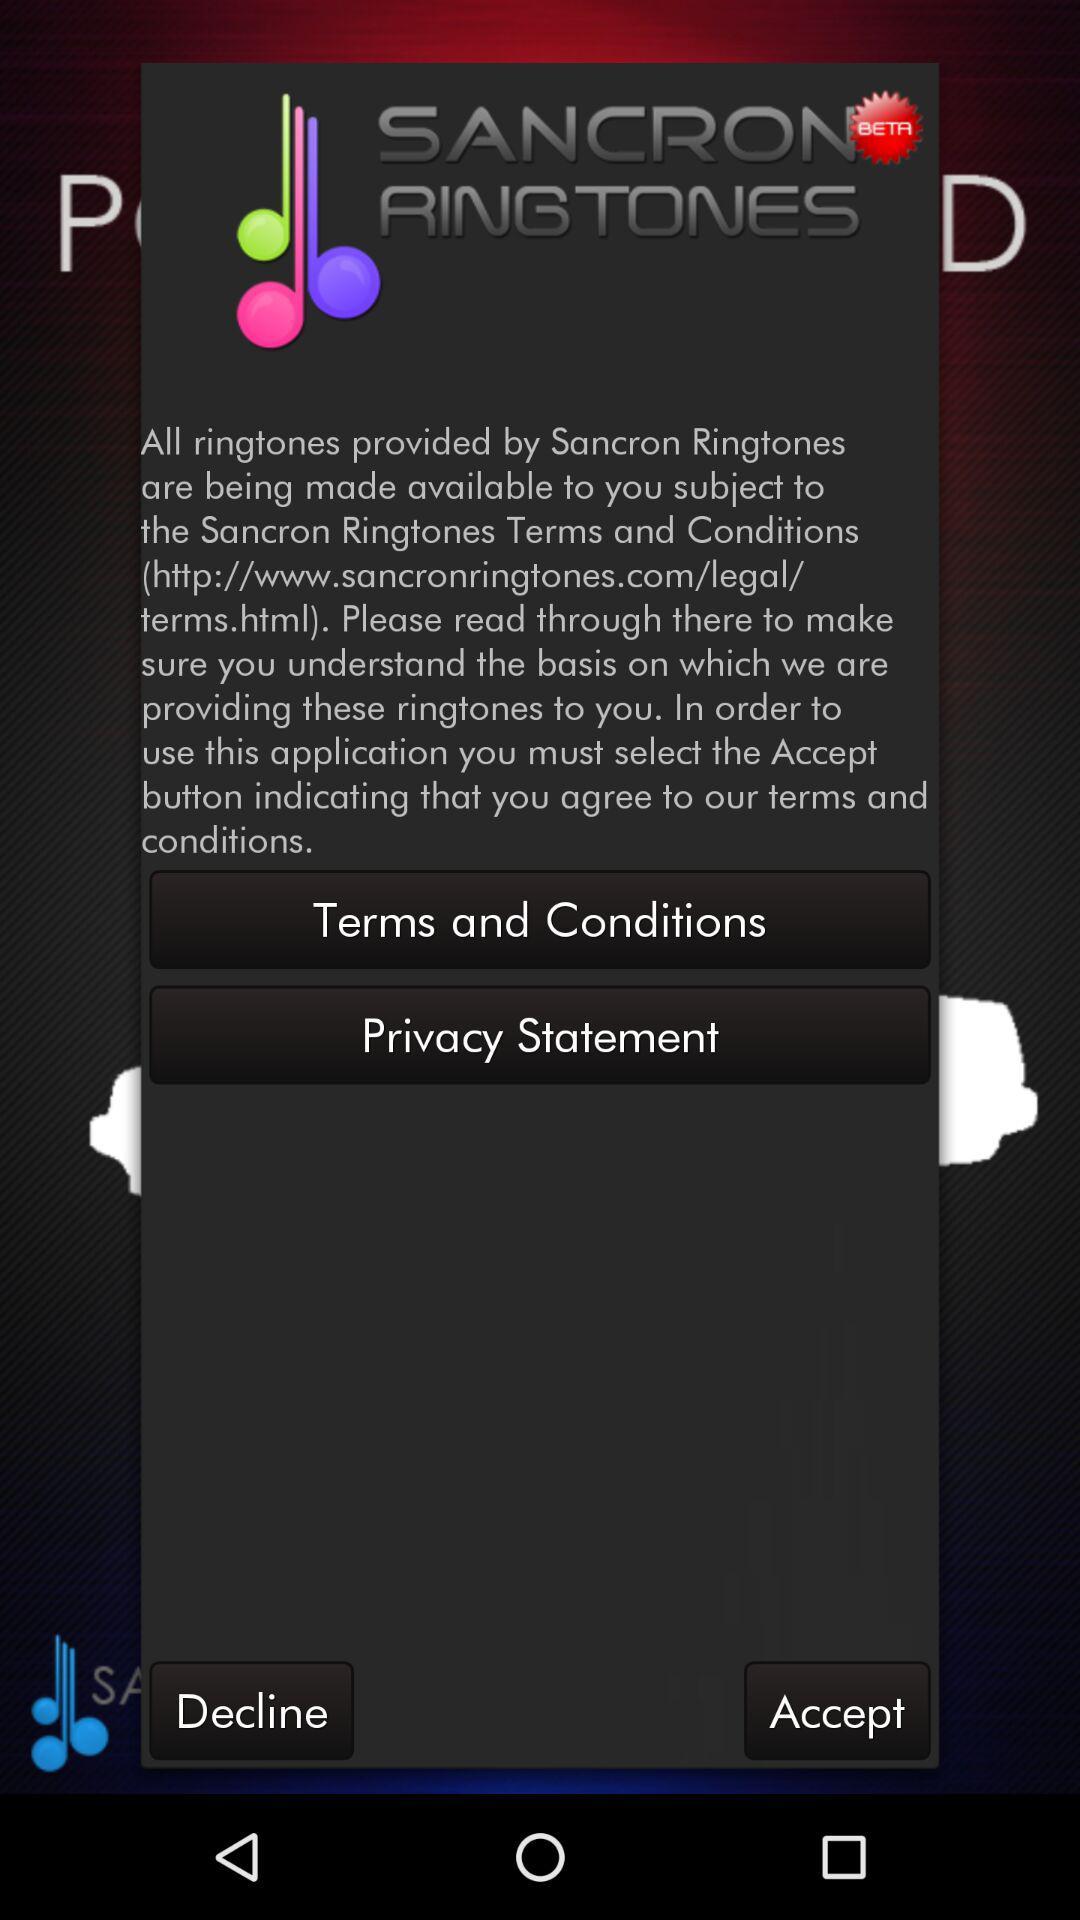  Describe the element at coordinates (837, 1709) in the screenshot. I see `the accept button` at that location.